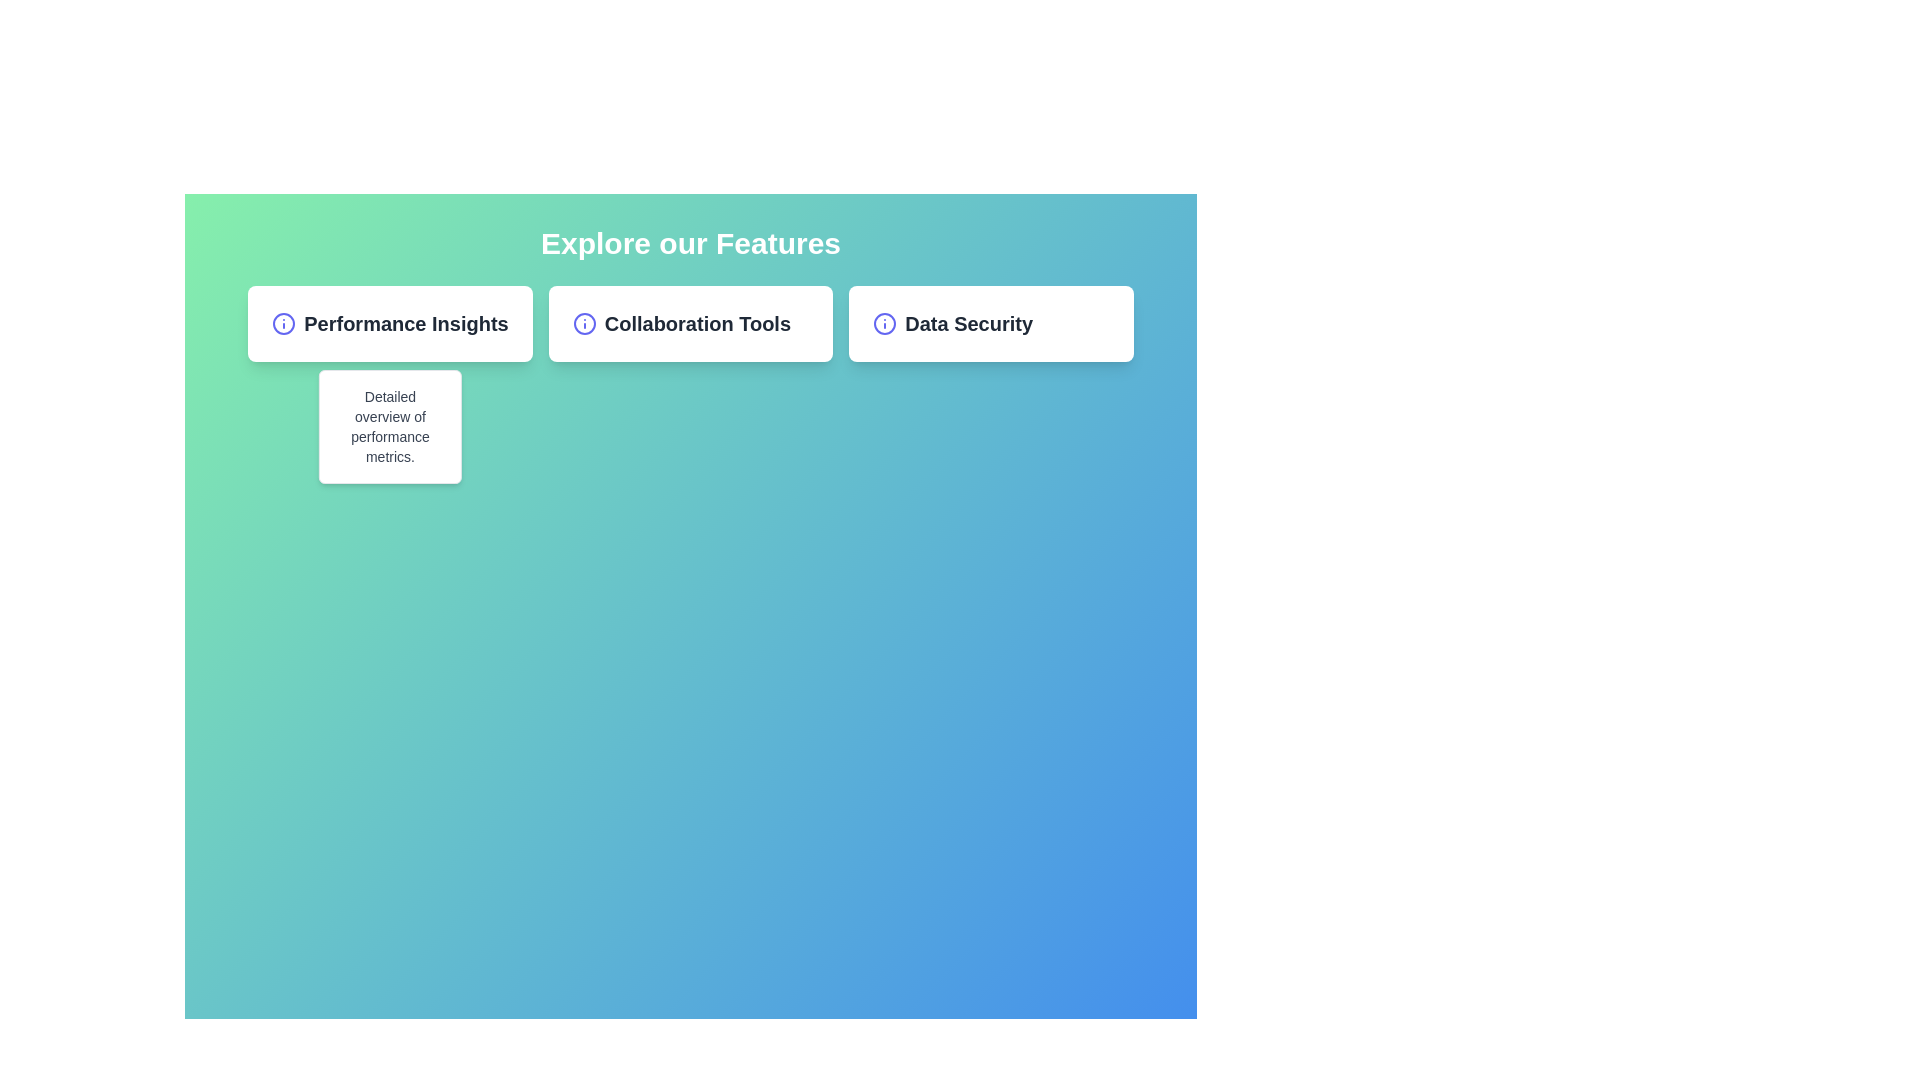 The width and height of the screenshot is (1920, 1080). I want to click on the 'Collaboration Tools' text label which is the middle option in a horizontally aligned list of three cards, situated within a white rounded rectangle card, so click(691, 323).